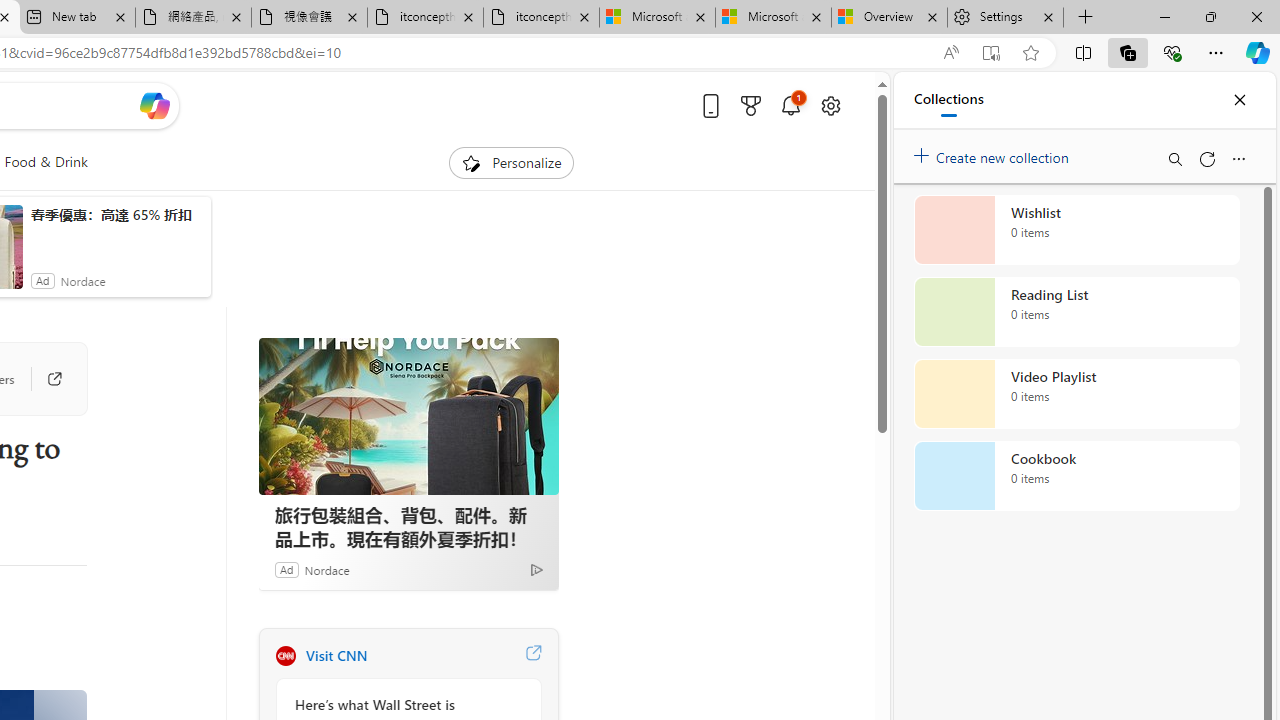 The height and width of the screenshot is (720, 1280). I want to click on 'Cookbook collection, 0 items', so click(1076, 475).